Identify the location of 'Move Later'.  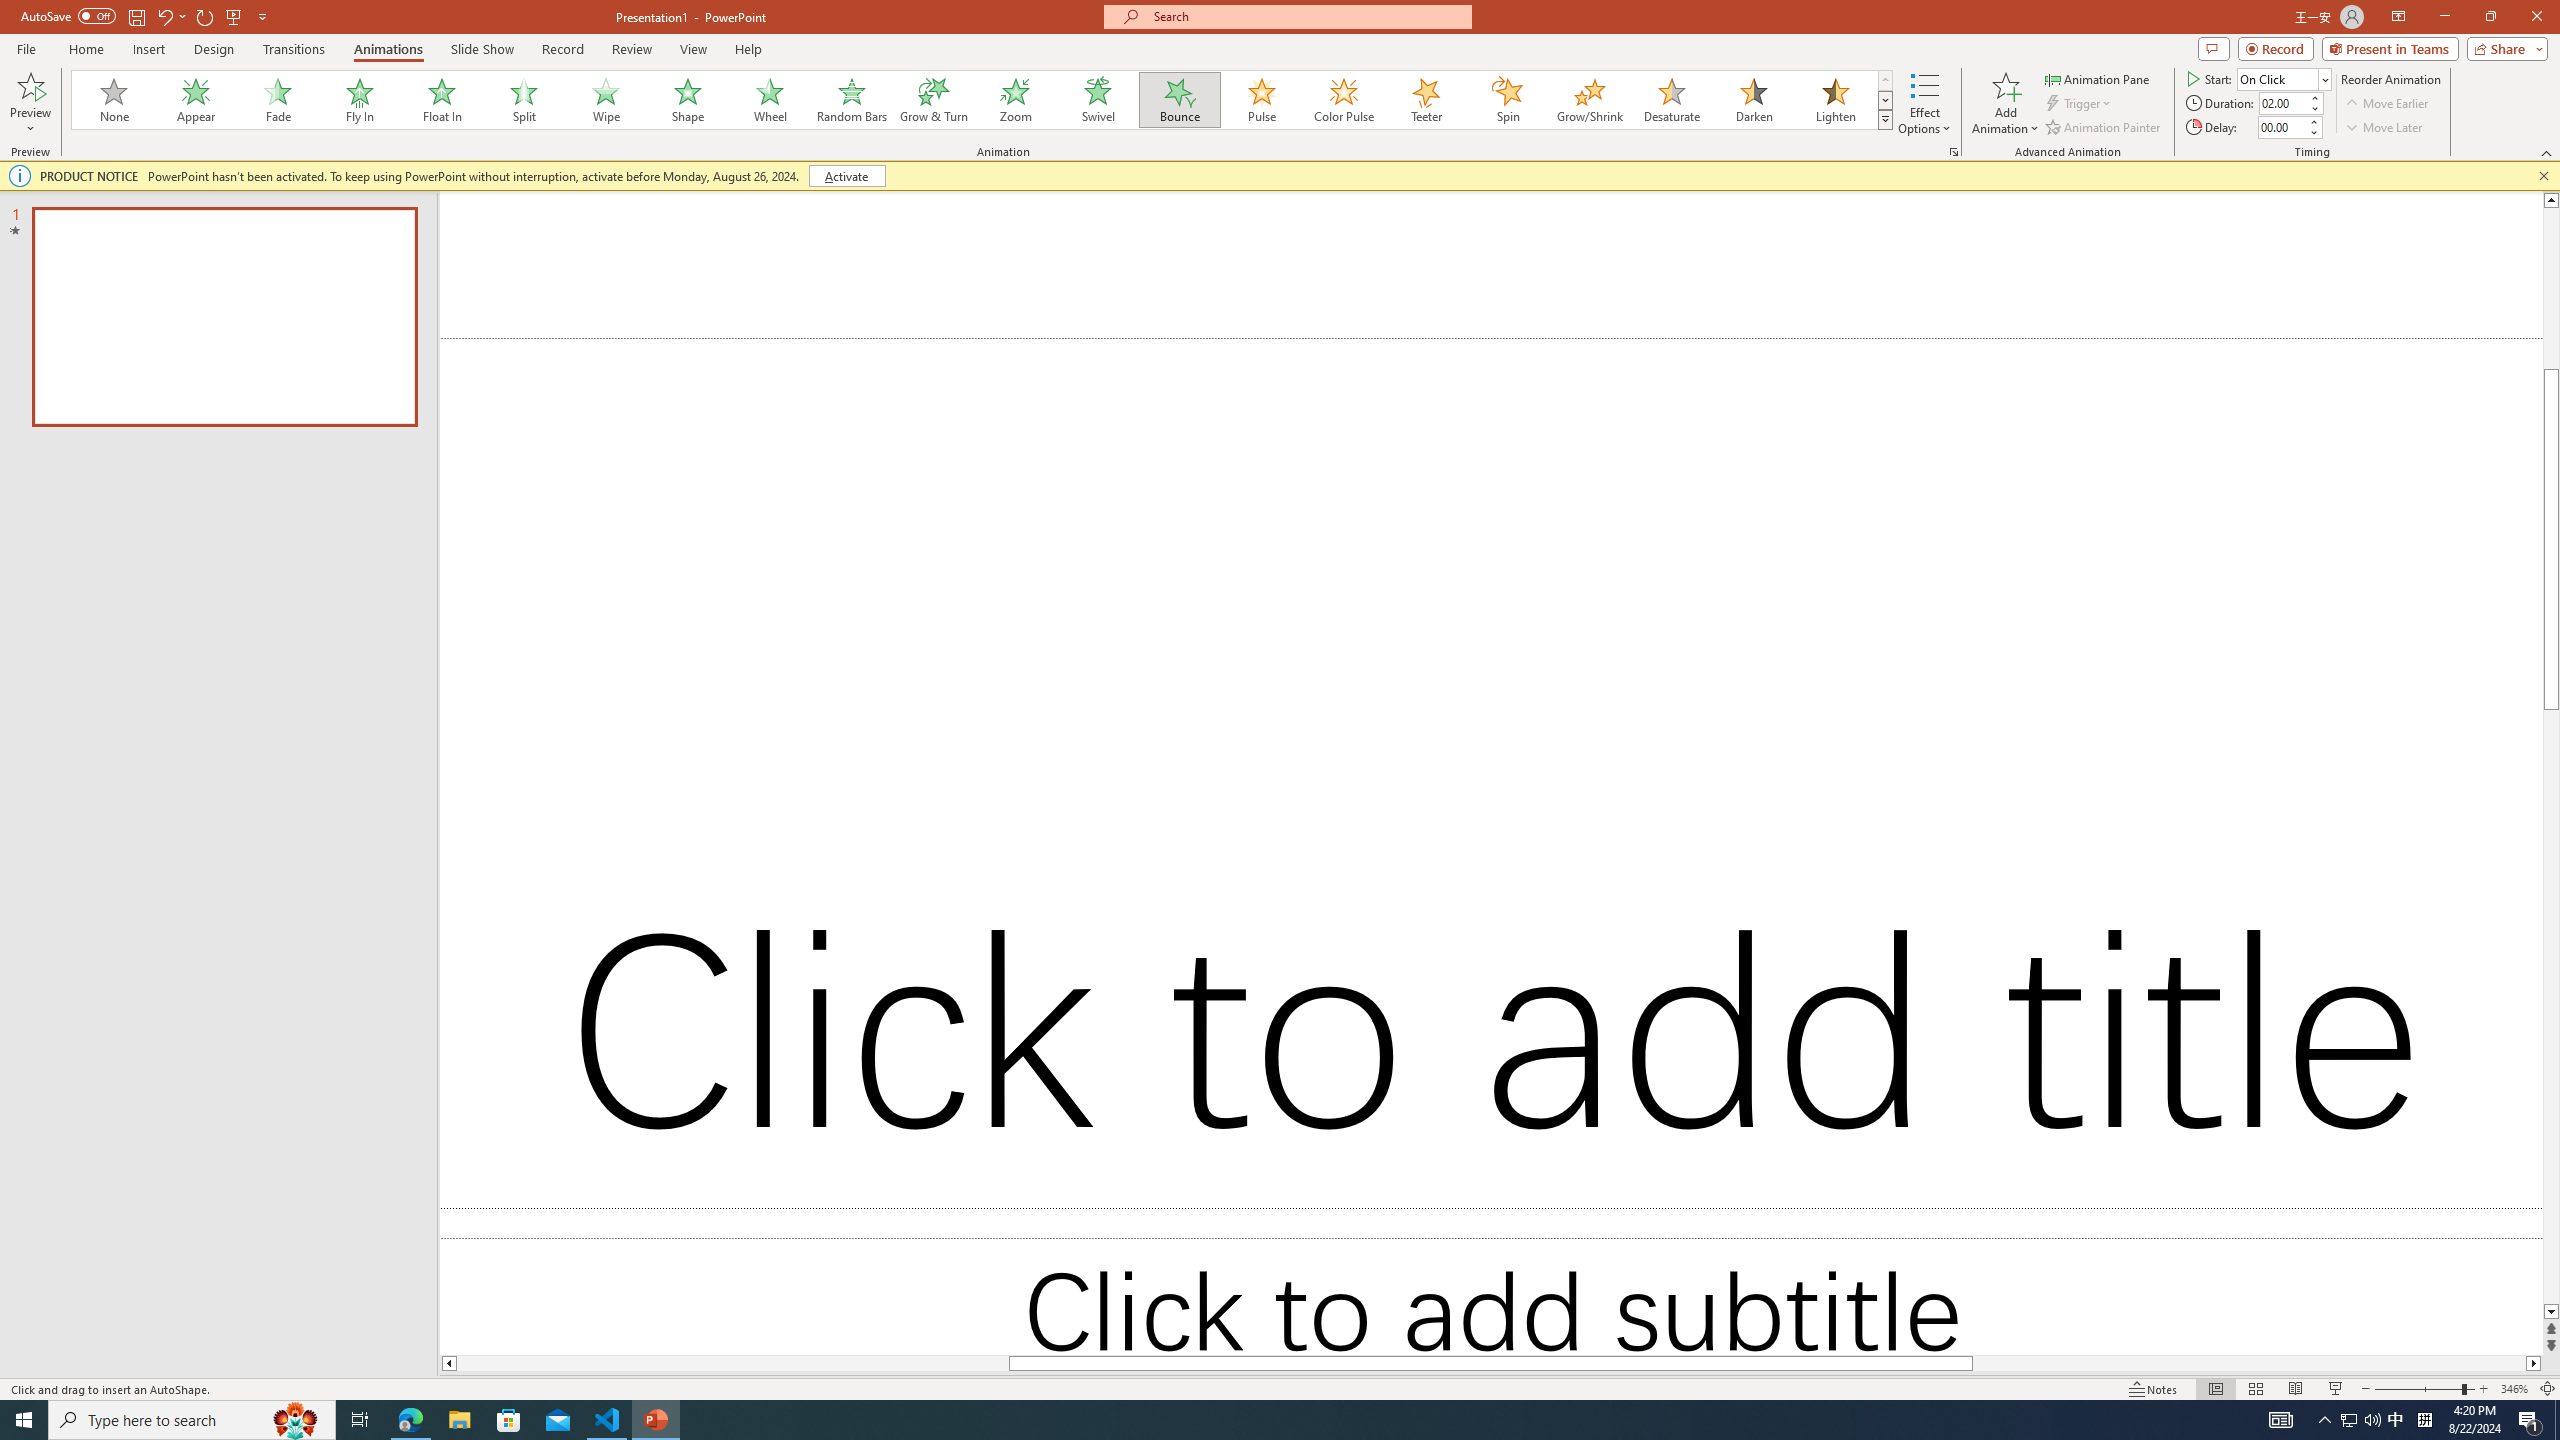
(2384, 127).